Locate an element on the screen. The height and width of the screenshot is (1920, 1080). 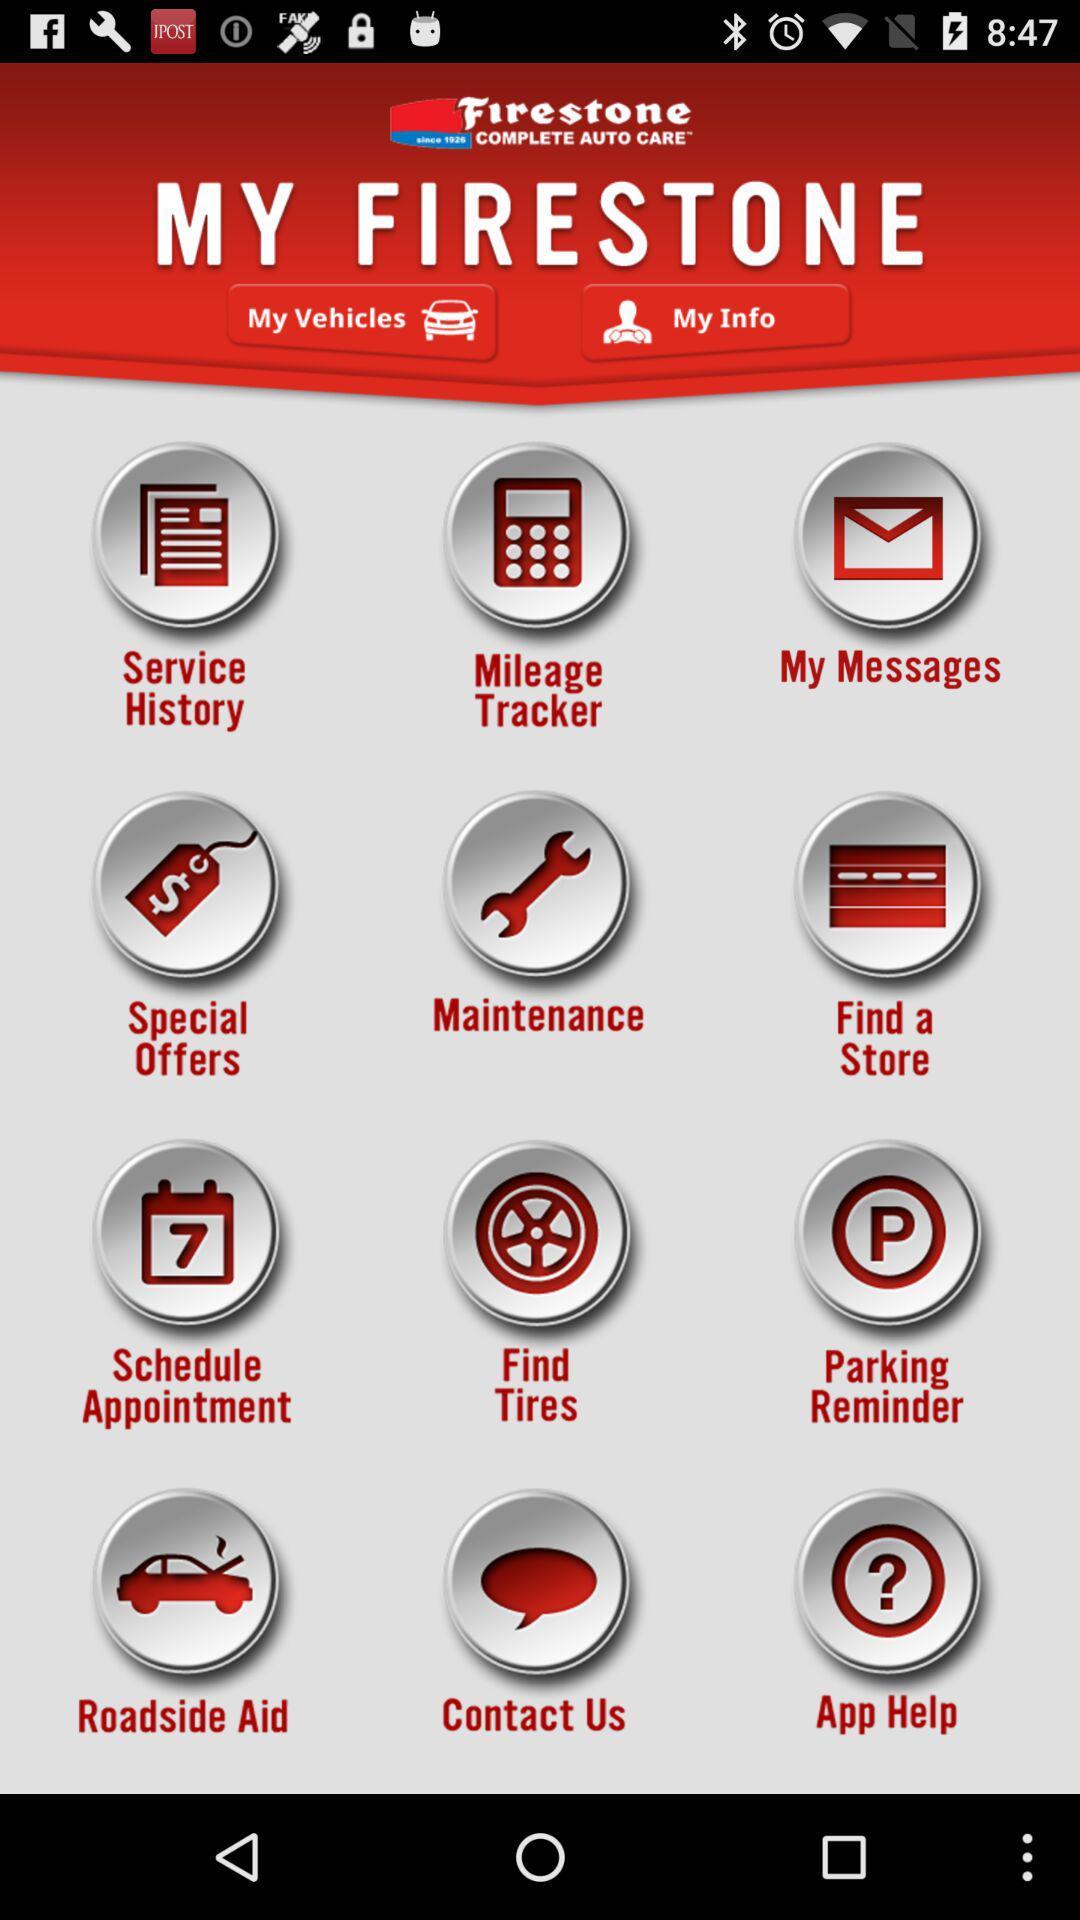
roadsie is located at coordinates (189, 1633).